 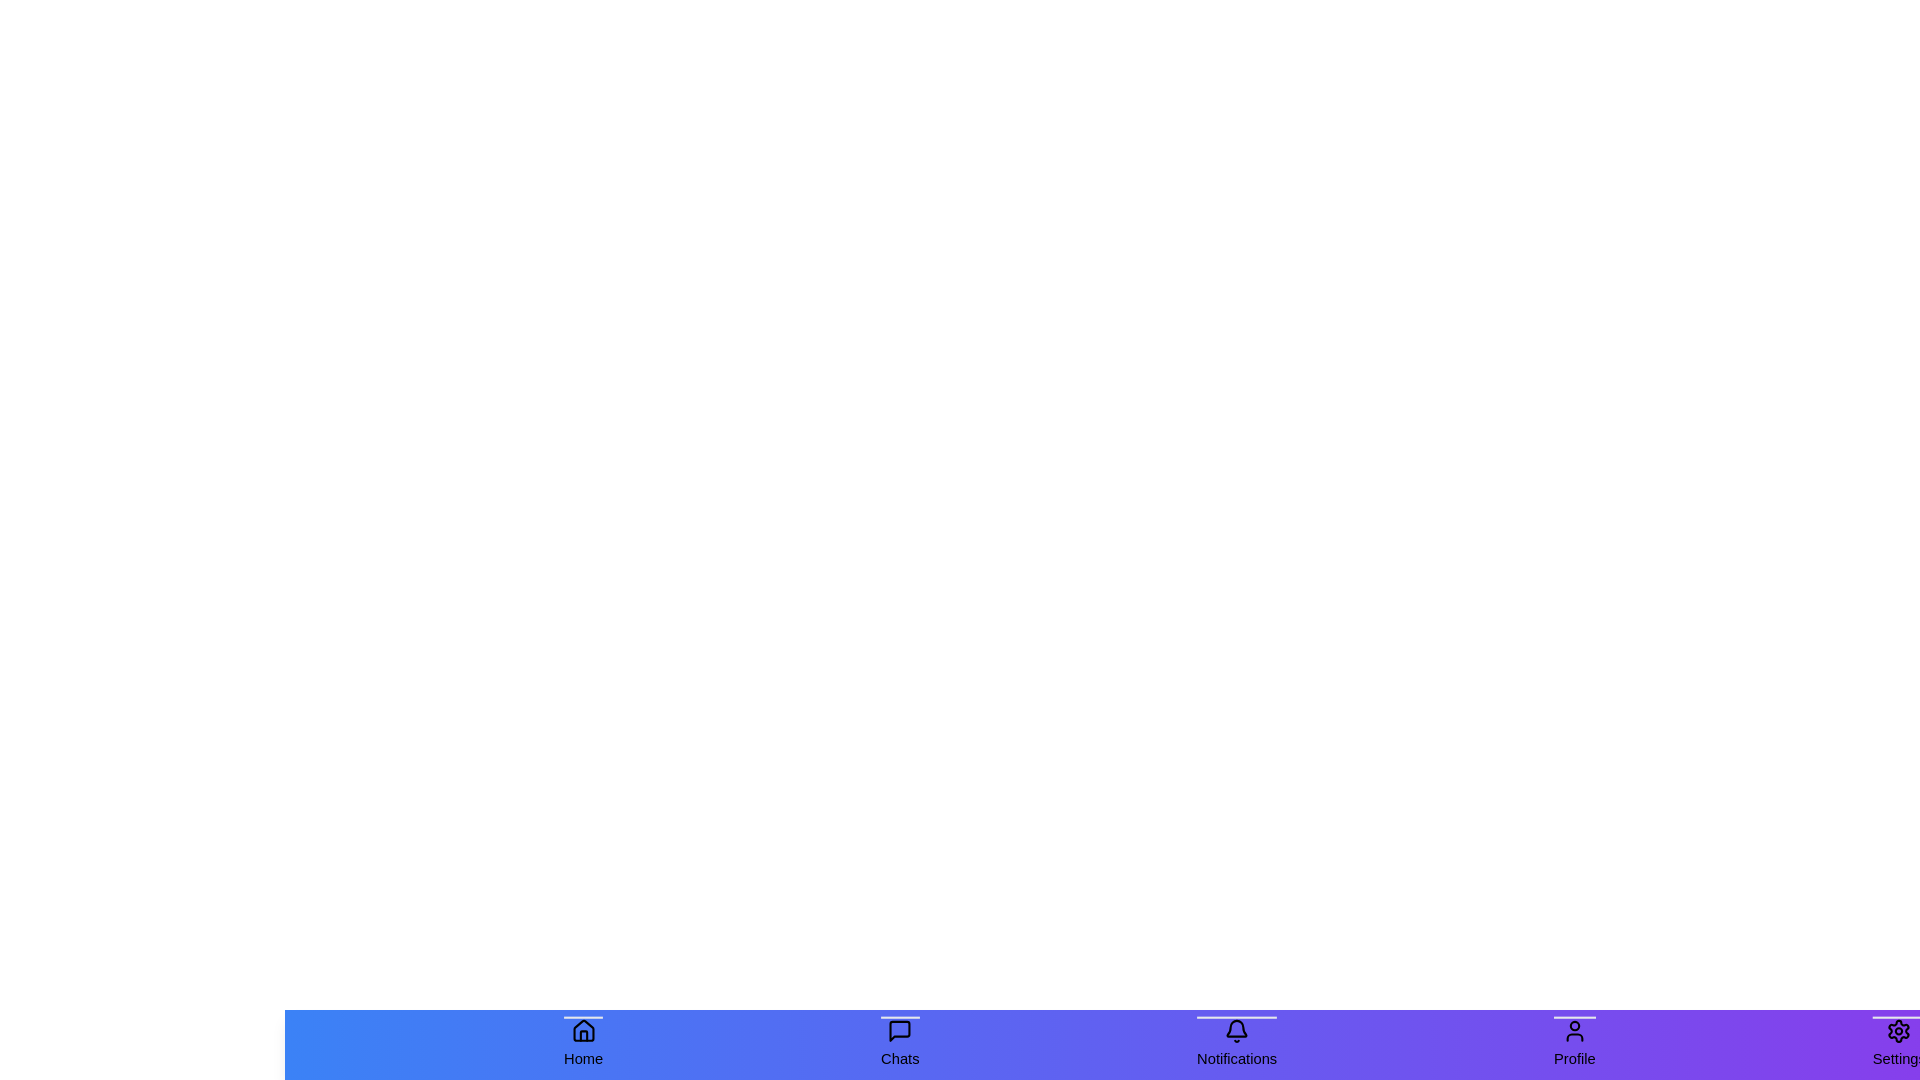 I want to click on the Chats tab in the bottom navigation bar, so click(x=899, y=1044).